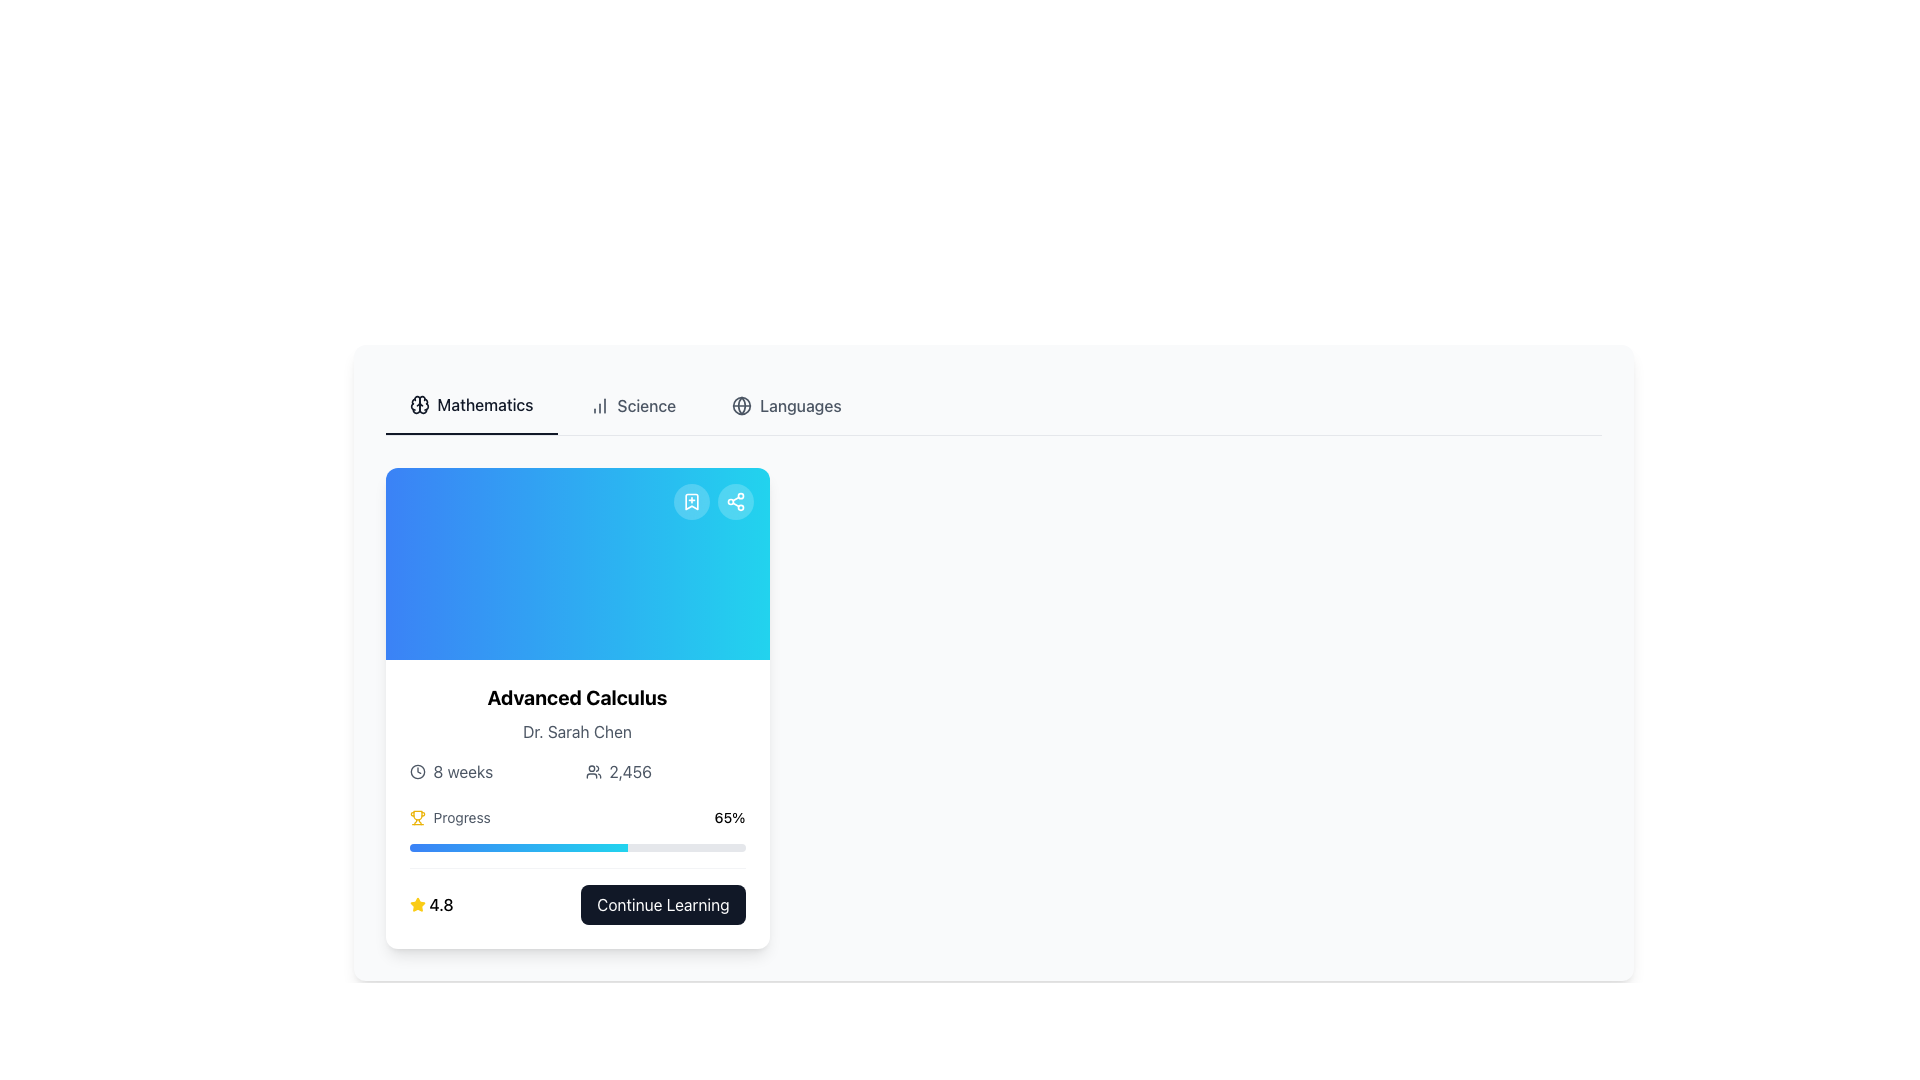 This screenshot has height=1080, width=1920. Describe the element at coordinates (416, 817) in the screenshot. I see `the progress achievement icon located to the left of the 'Progress' label in the course details card` at that location.